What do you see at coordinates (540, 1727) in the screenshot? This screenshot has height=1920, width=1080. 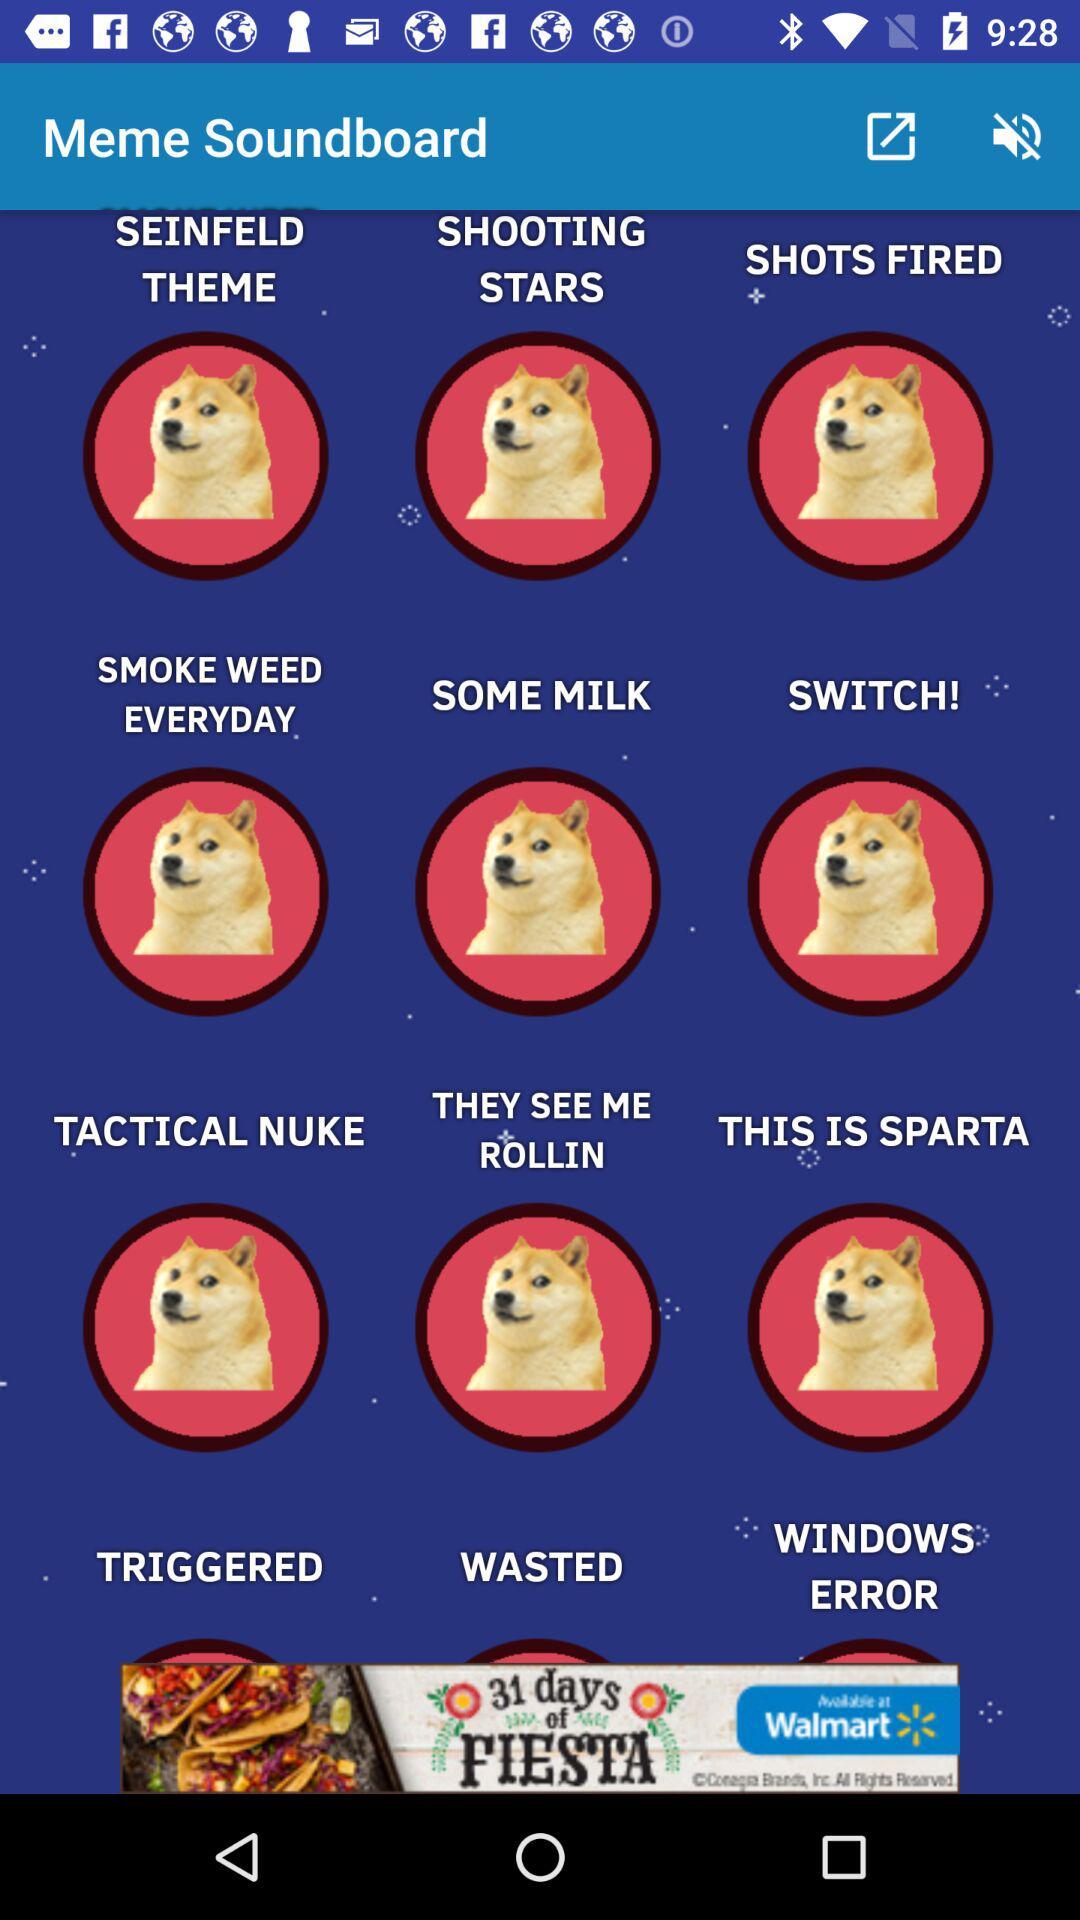 I see `advertisement option` at bounding box center [540, 1727].